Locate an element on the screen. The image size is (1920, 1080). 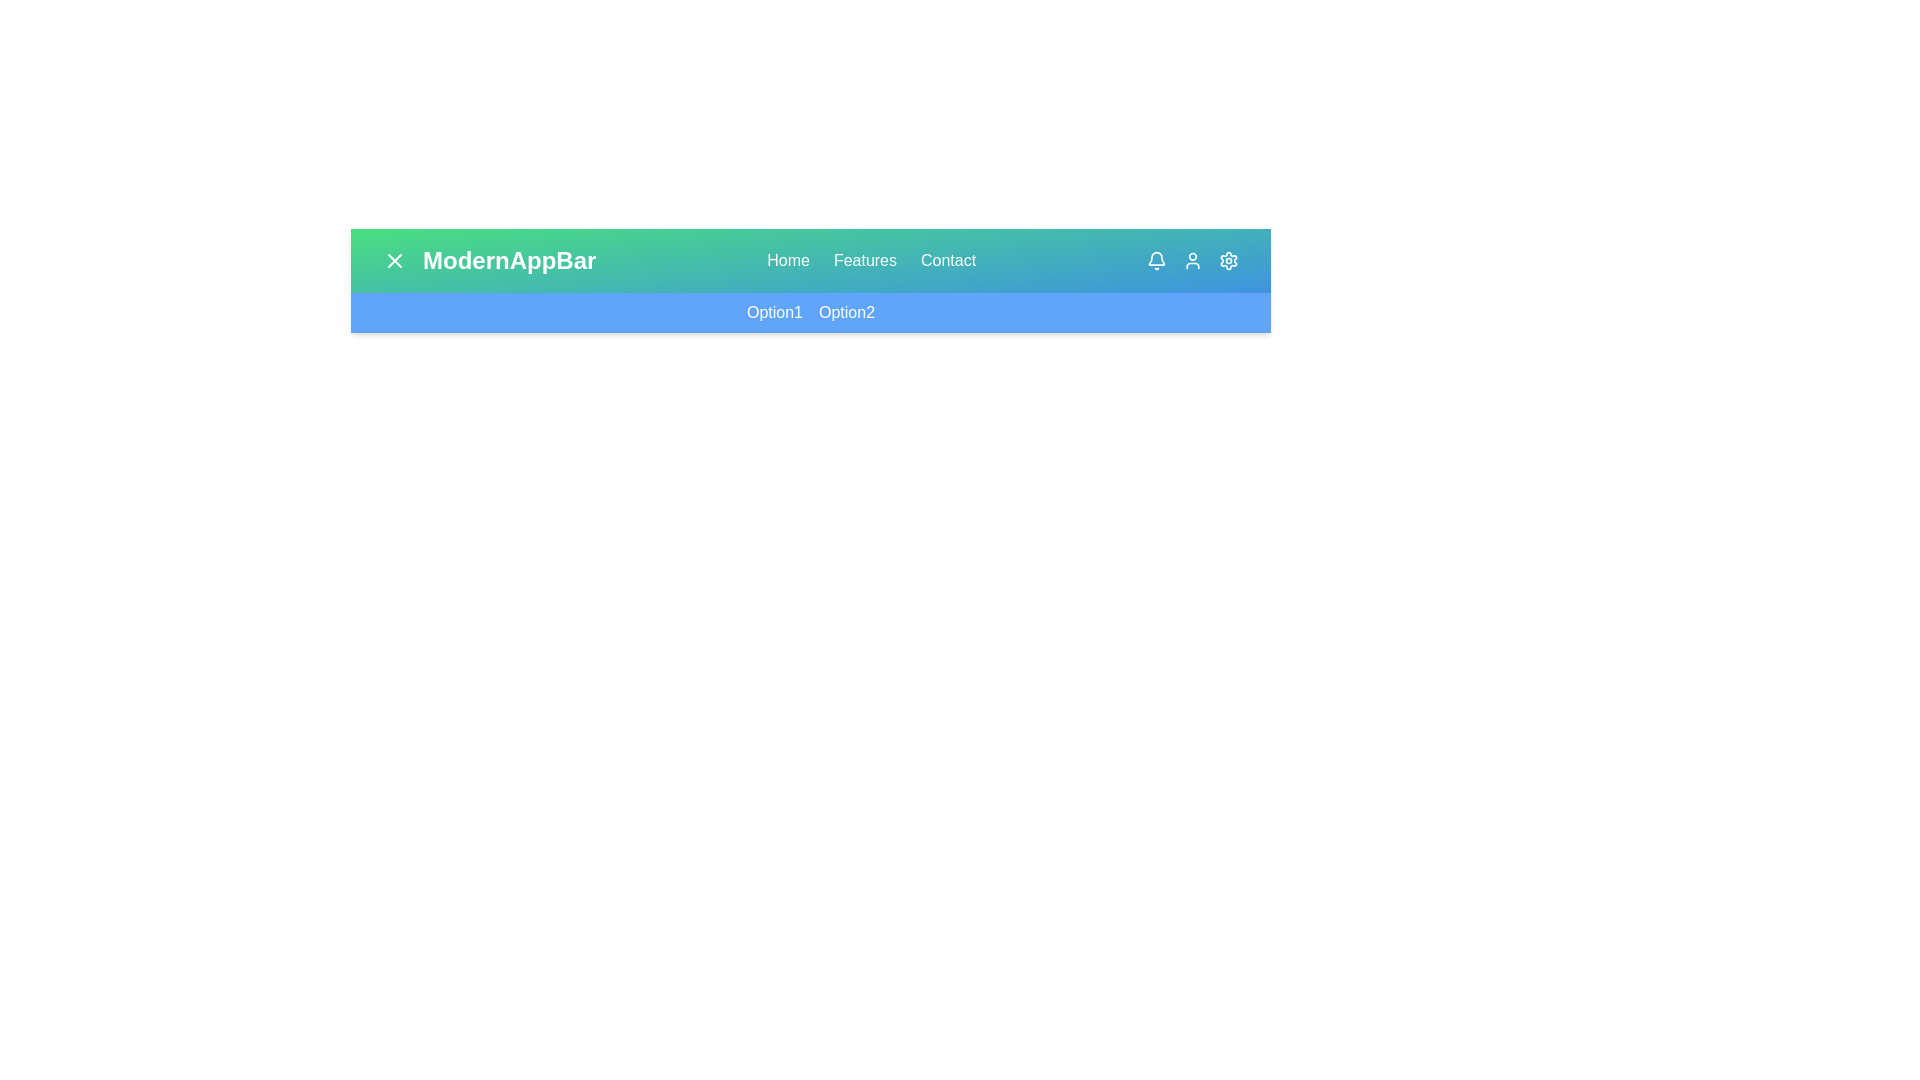
the navigation link Contact is located at coordinates (947, 260).